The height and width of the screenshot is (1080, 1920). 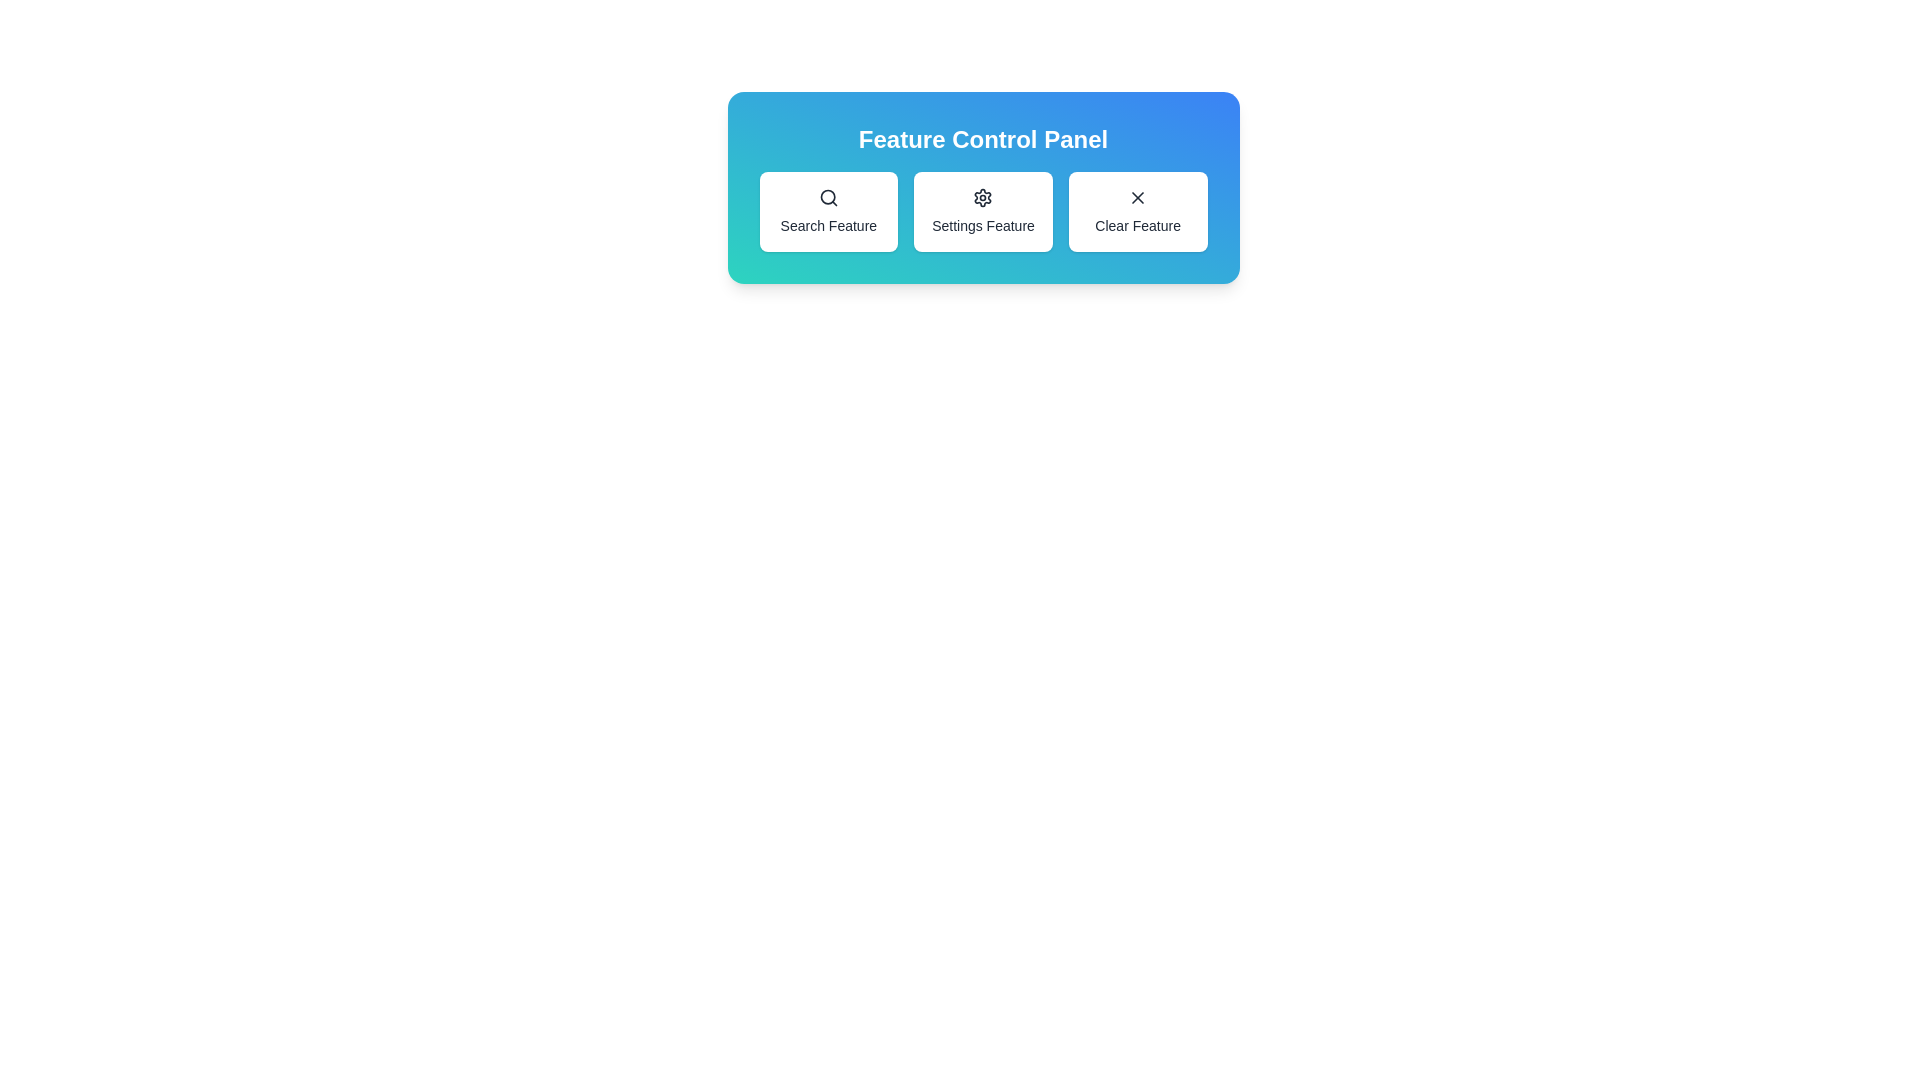 What do you see at coordinates (983, 197) in the screenshot?
I see `the central component of the gear-like icon` at bounding box center [983, 197].